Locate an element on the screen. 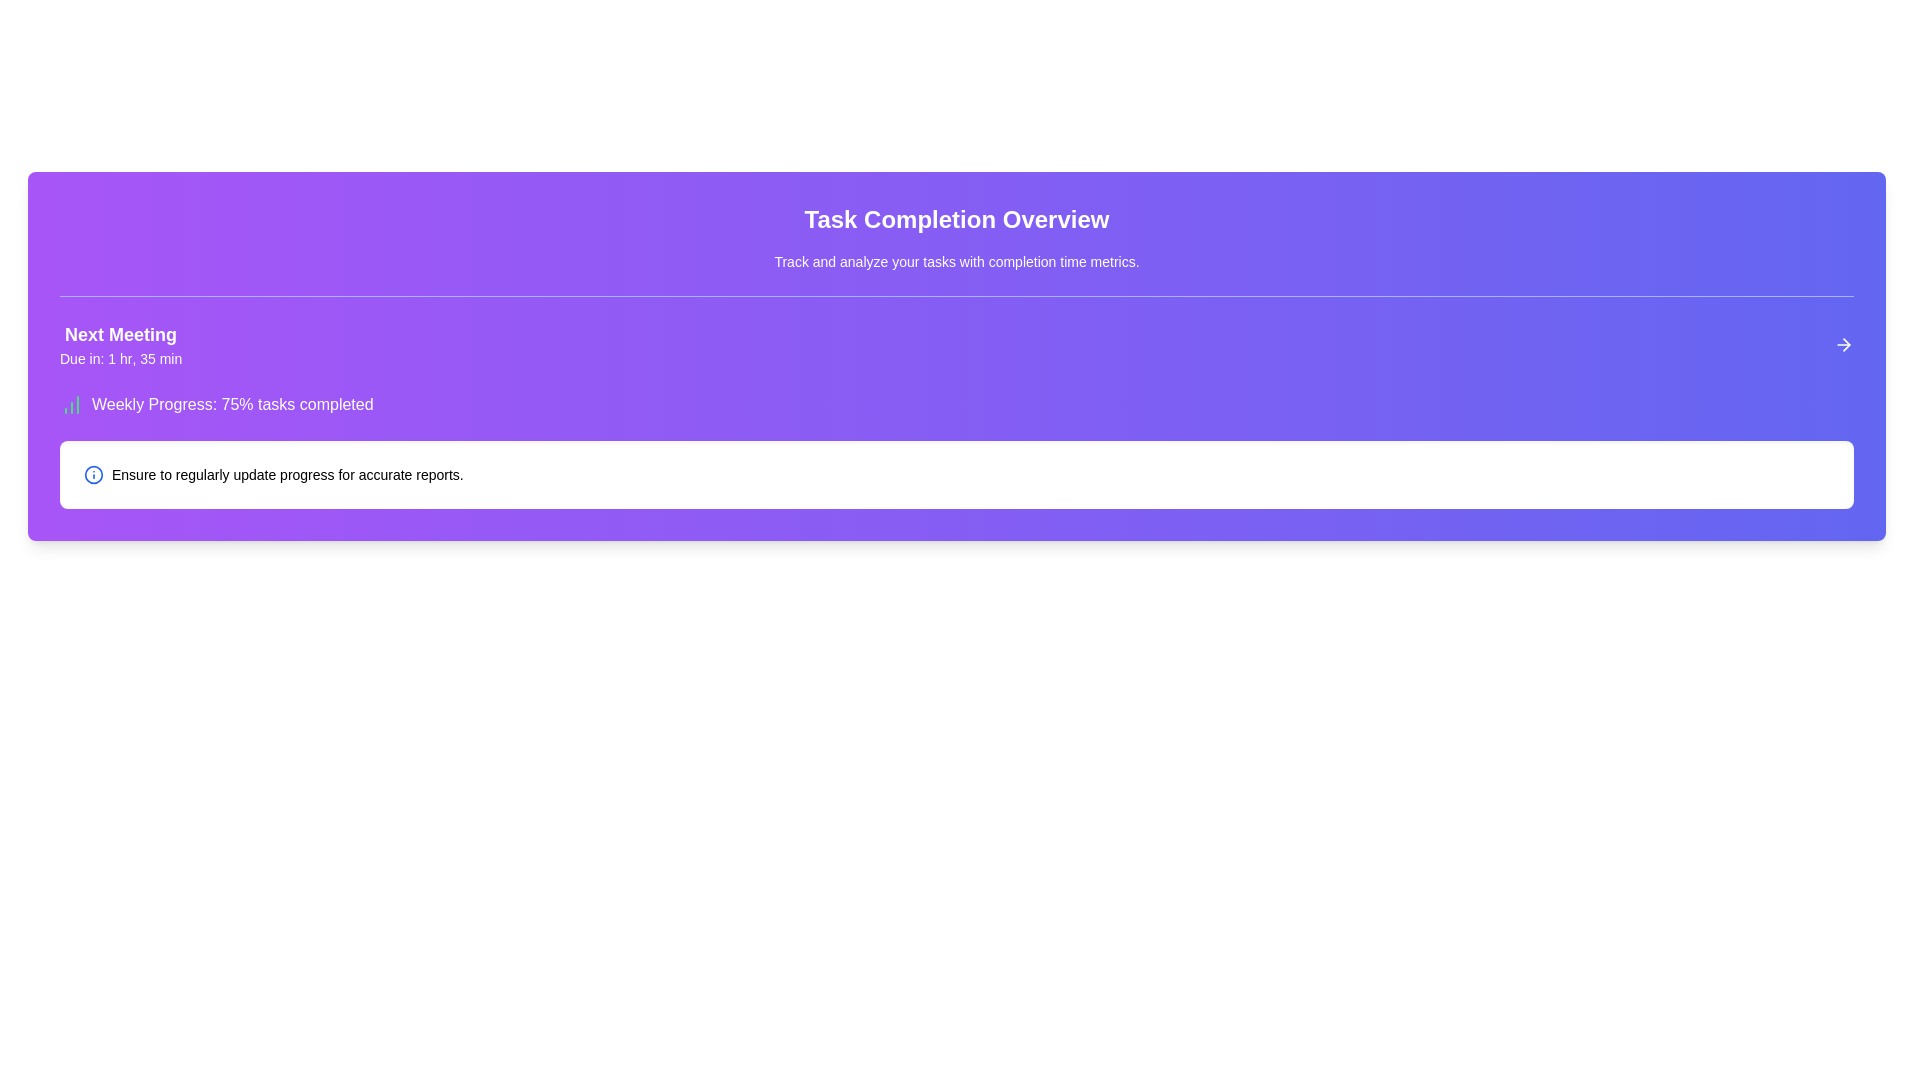  the static text that provides context about the 'Task Completion Overview' section, located immediately below the header is located at coordinates (955, 261).